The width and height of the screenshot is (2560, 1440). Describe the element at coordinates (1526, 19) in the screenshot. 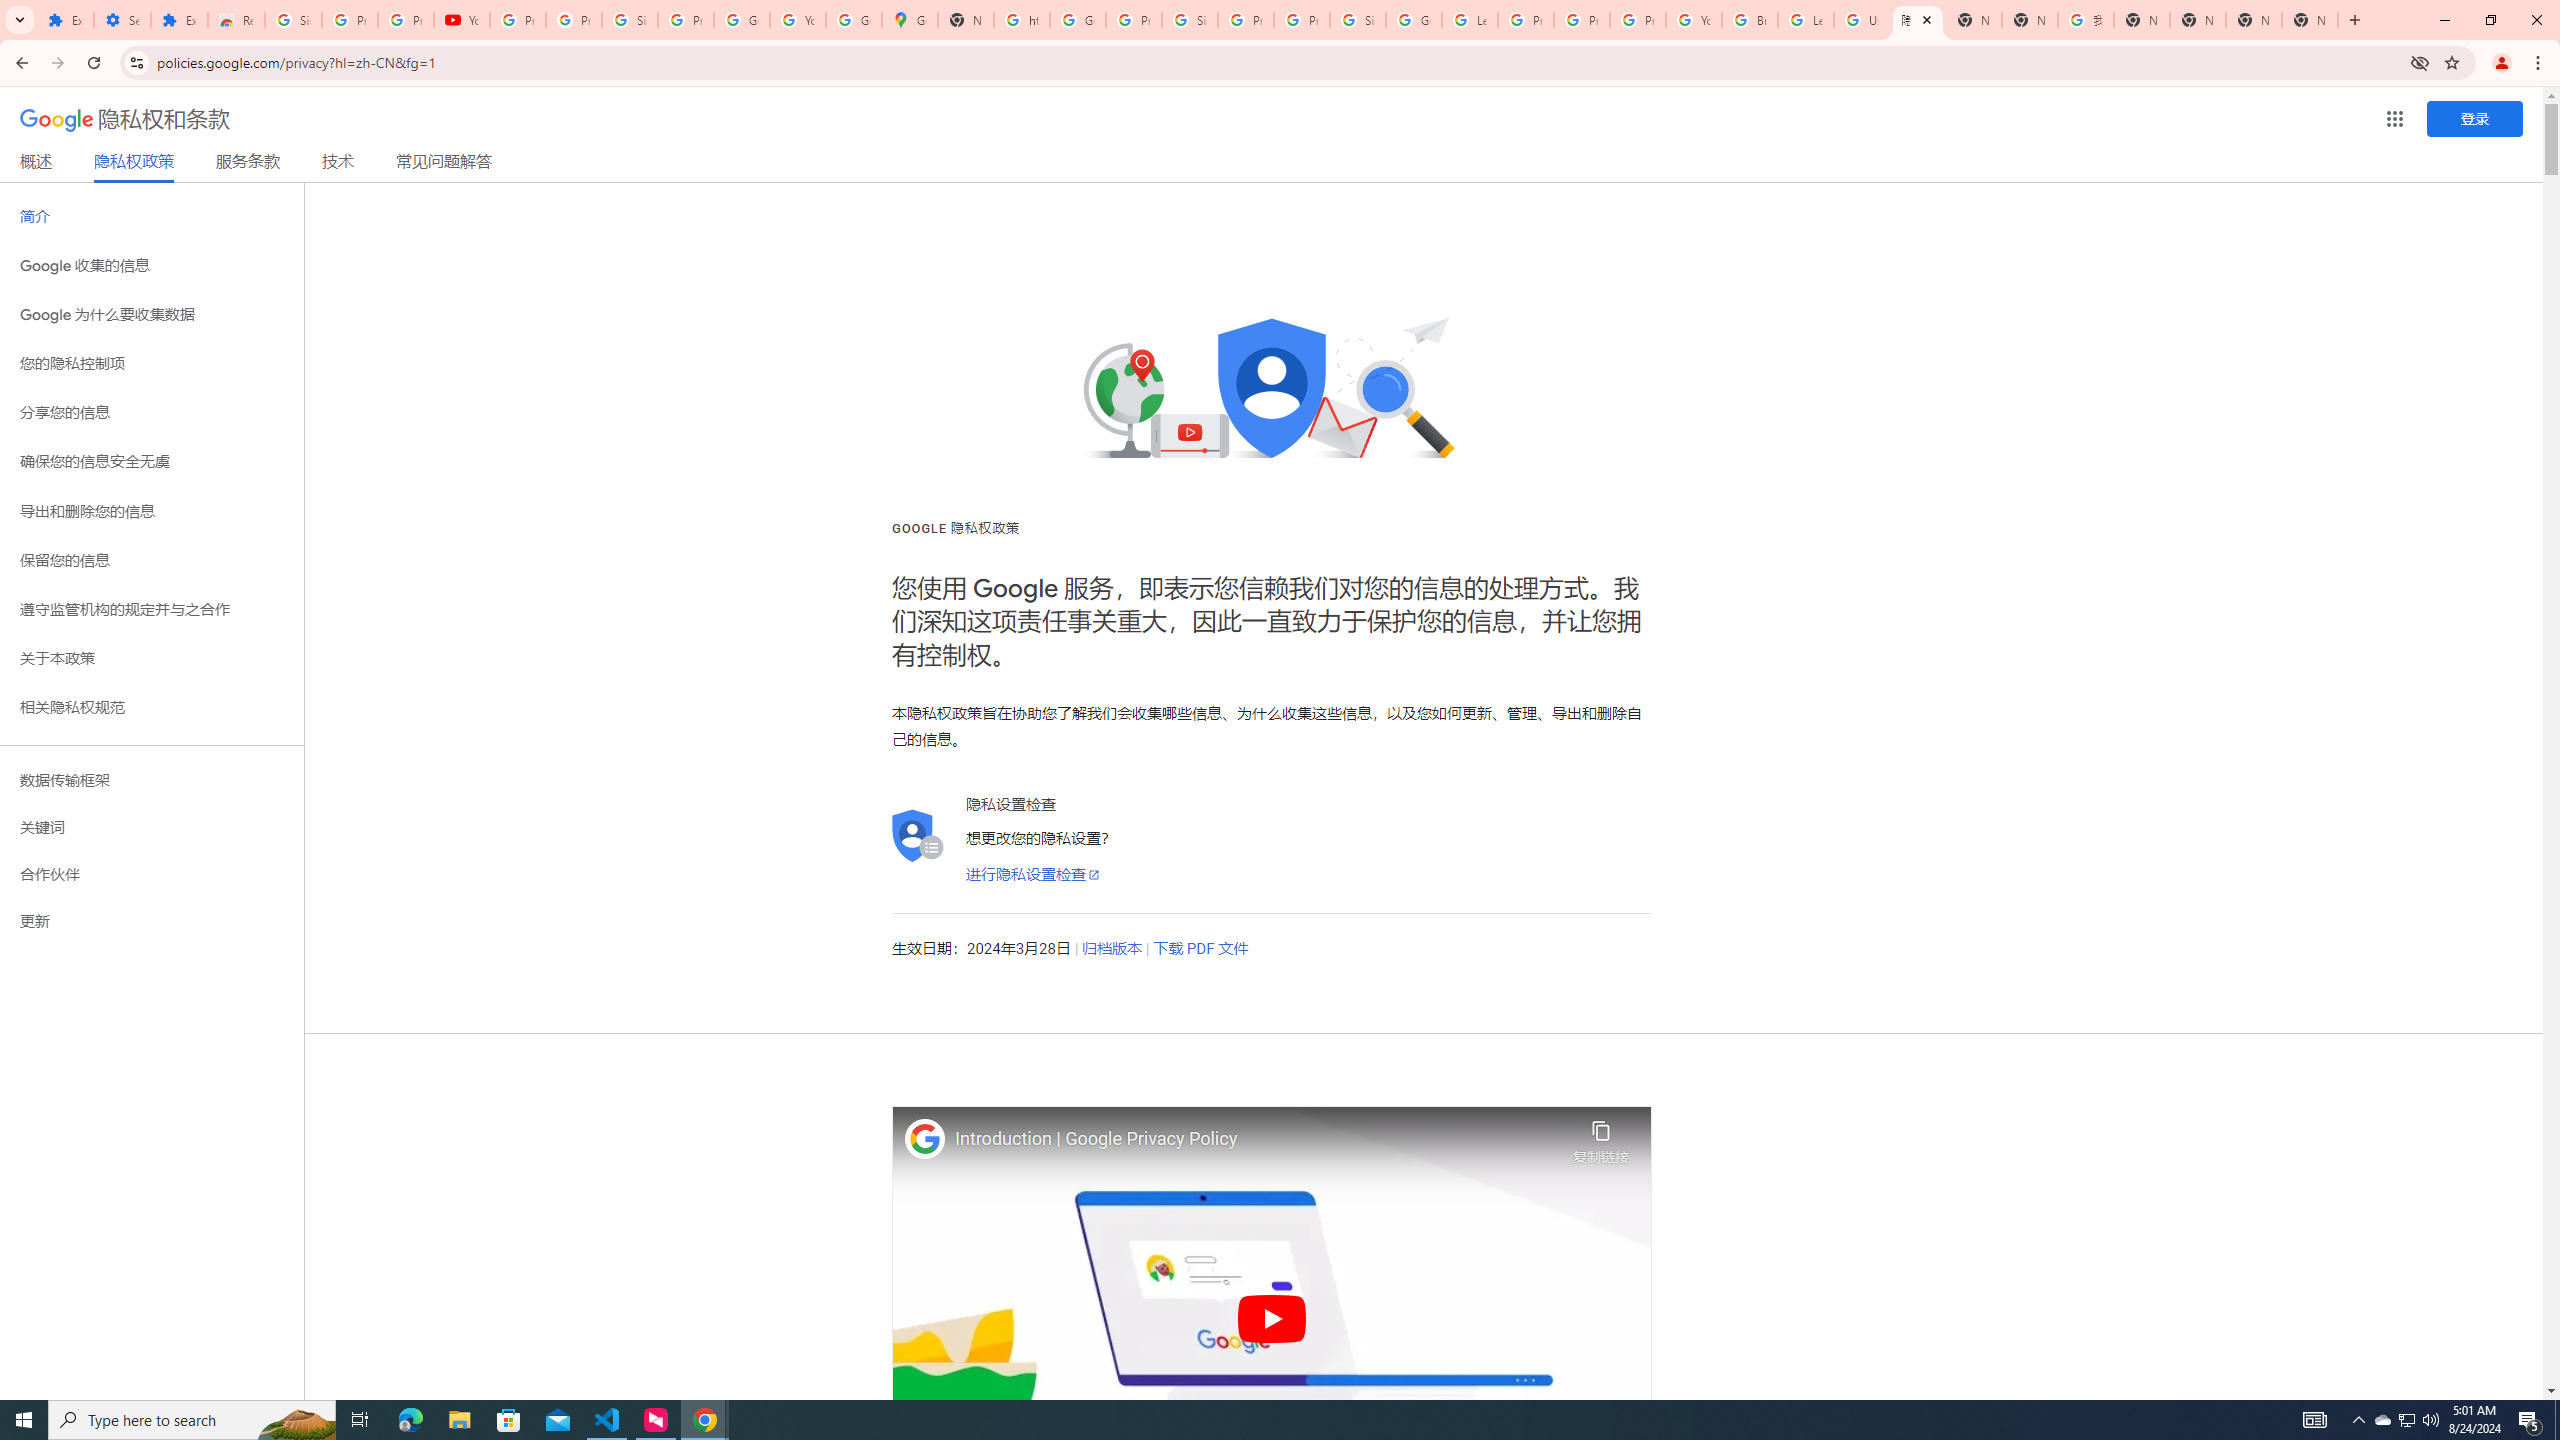

I see `'Privacy Help Center - Policies Help'` at that location.